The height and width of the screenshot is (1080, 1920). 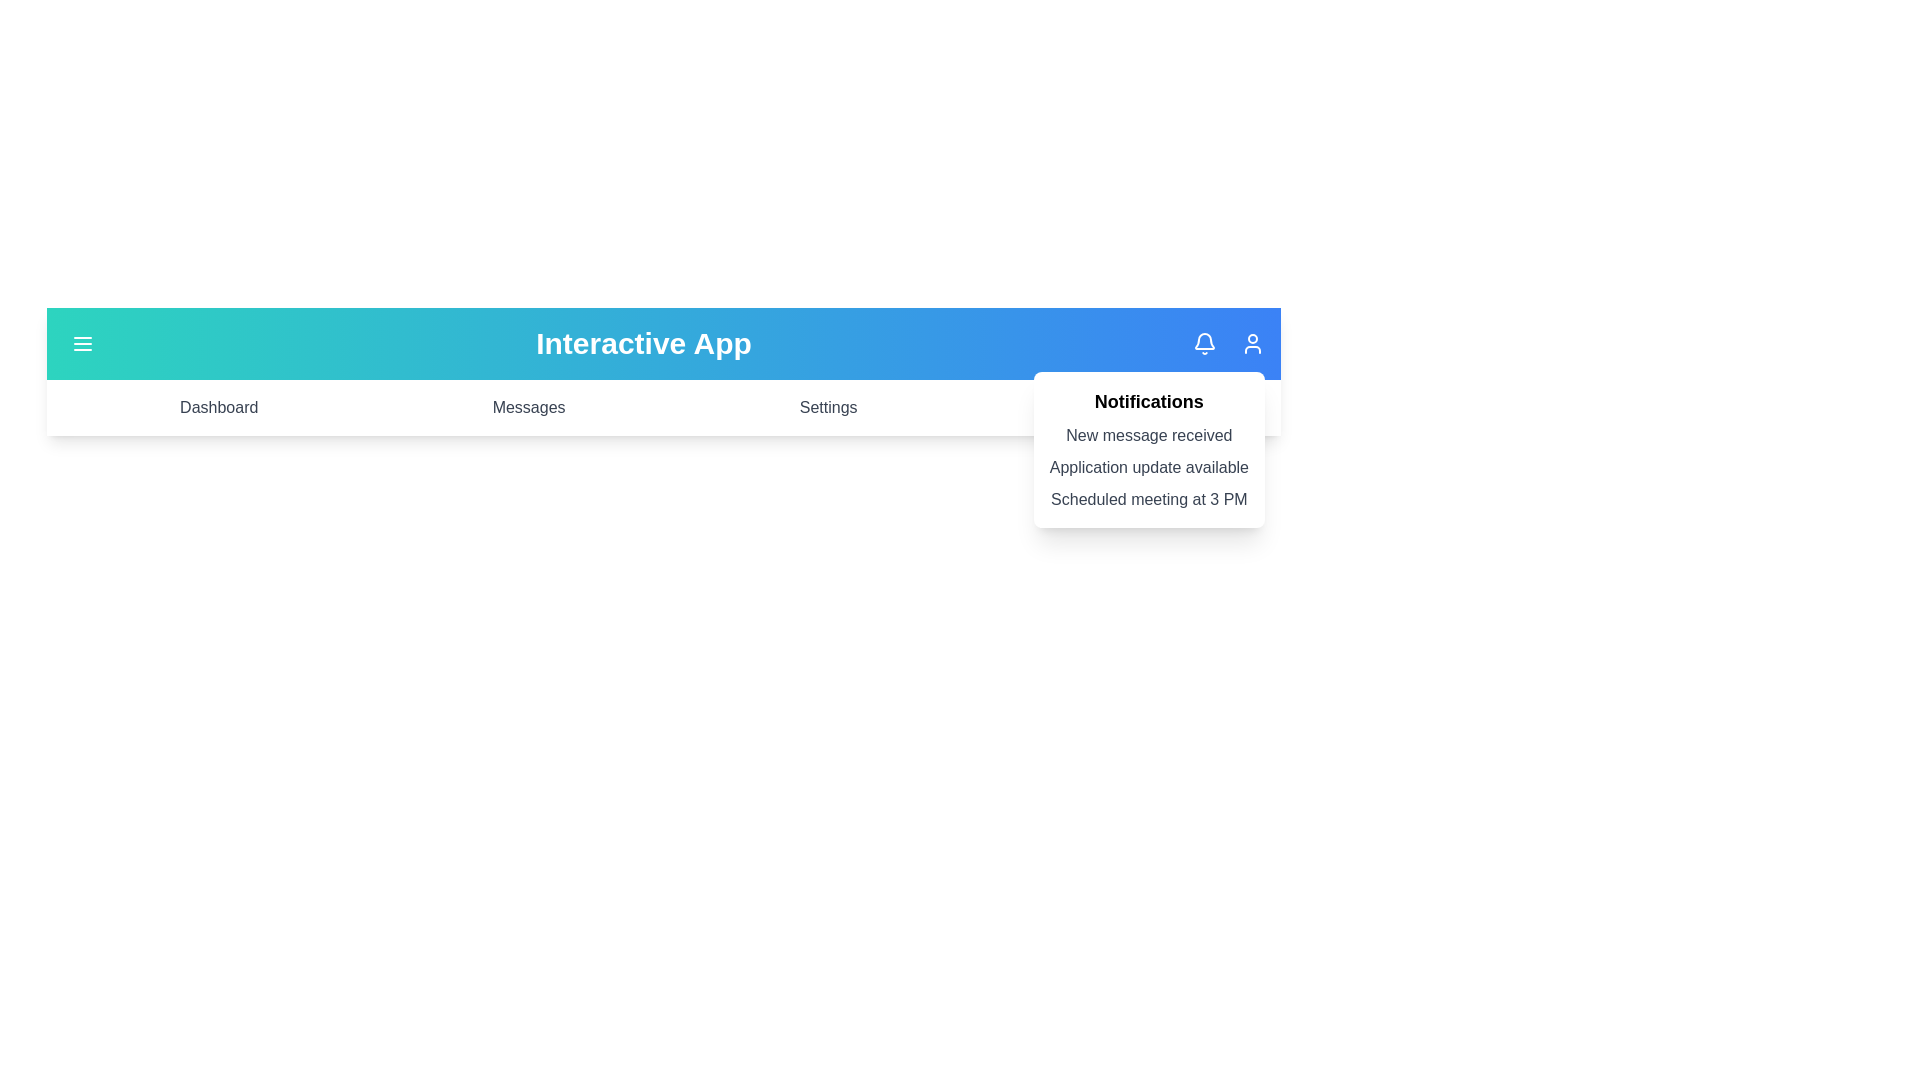 I want to click on the interactive element menu_button to observe visual changes, so click(x=81, y=342).